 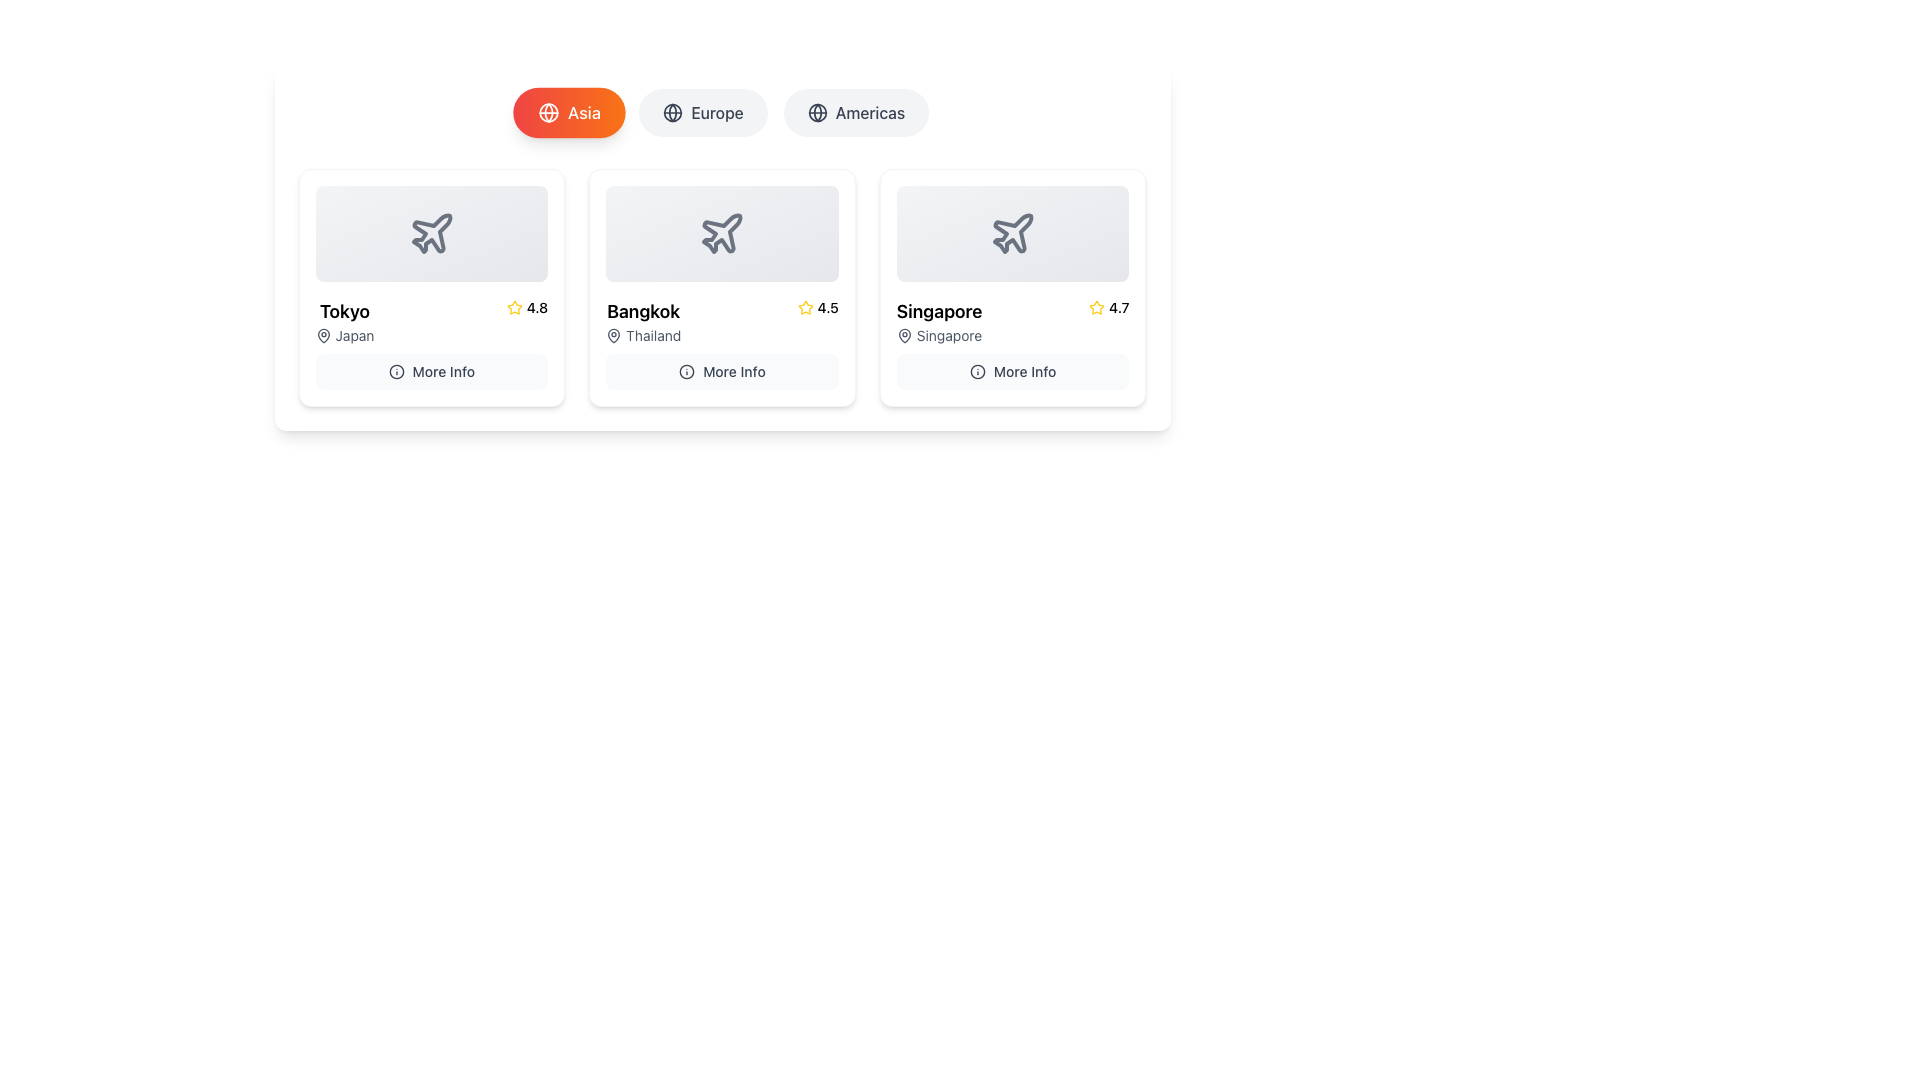 I want to click on the pin icon graphic representing Singapore, which is styled as an outline in the map pin shape, located next to the text 'Singapore' and above the 'More Info' button, so click(x=903, y=334).